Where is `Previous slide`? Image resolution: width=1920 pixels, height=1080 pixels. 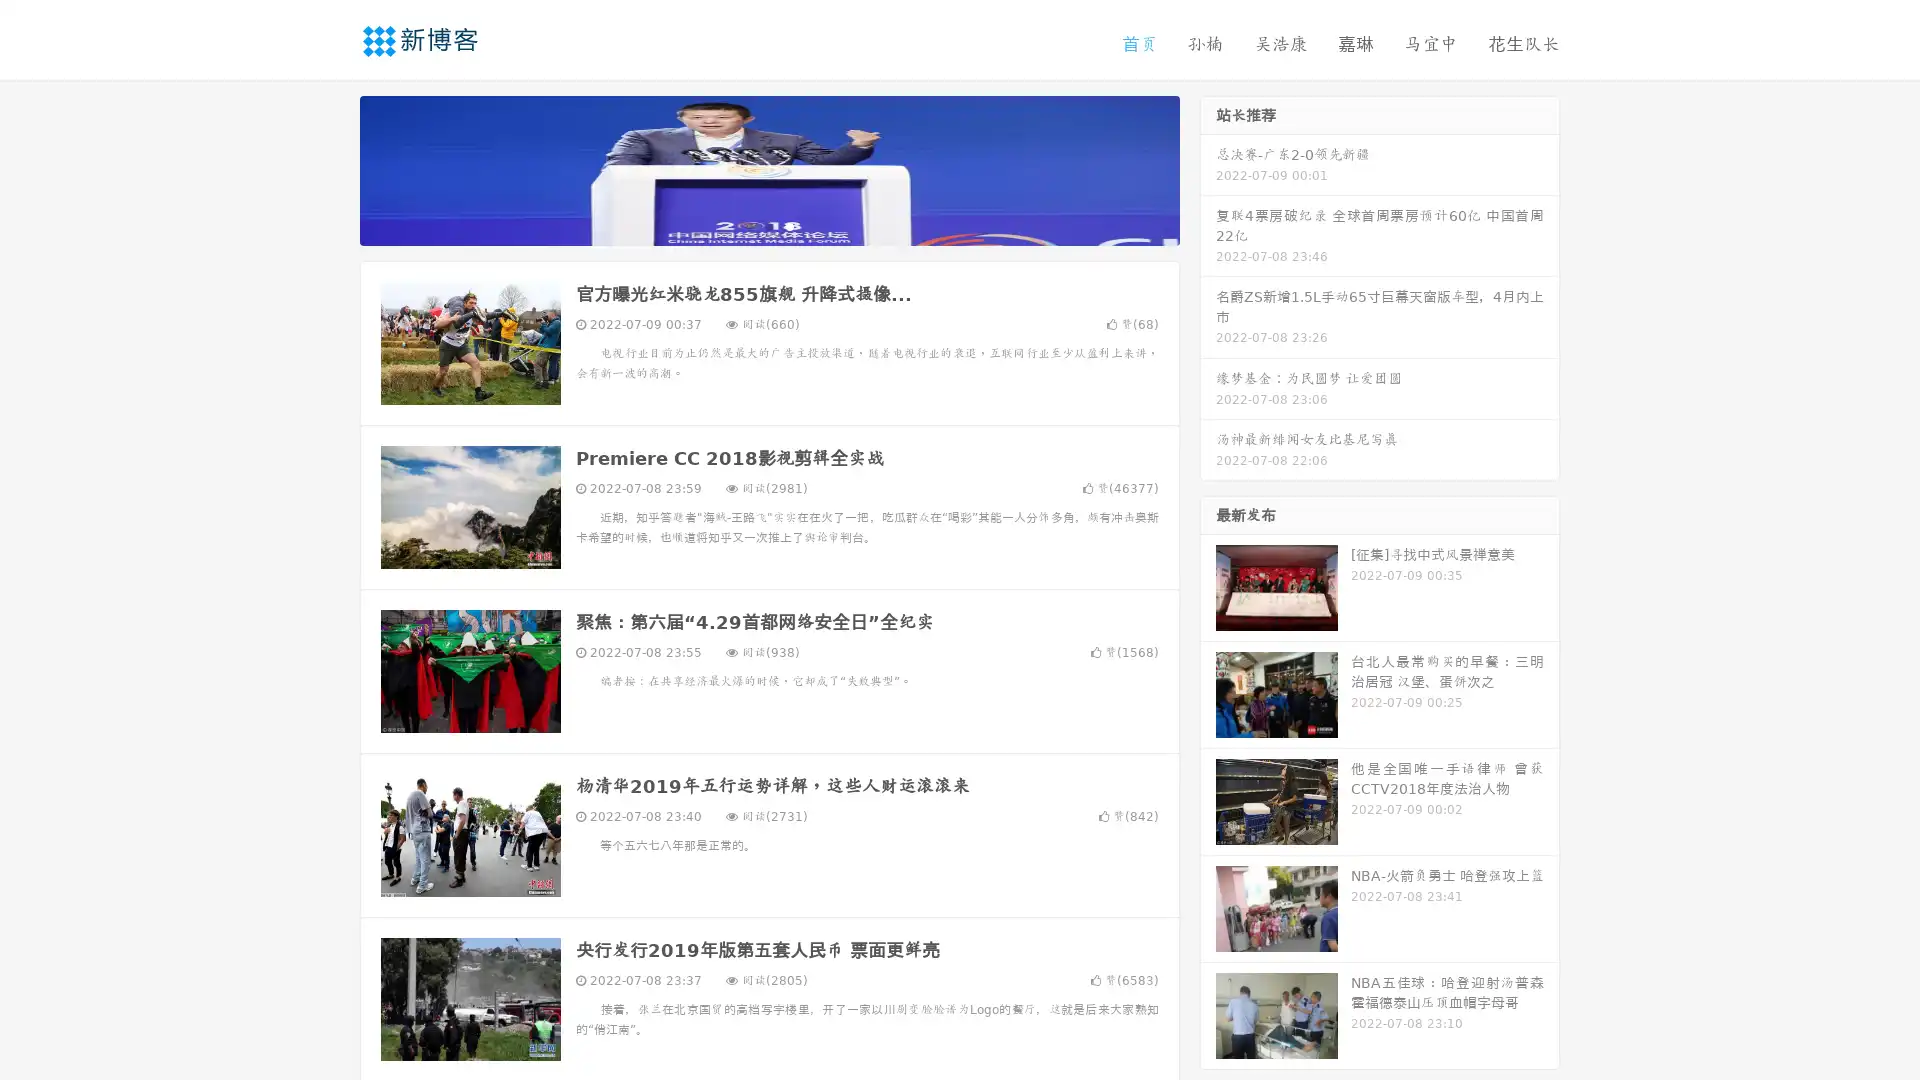
Previous slide is located at coordinates (330, 168).